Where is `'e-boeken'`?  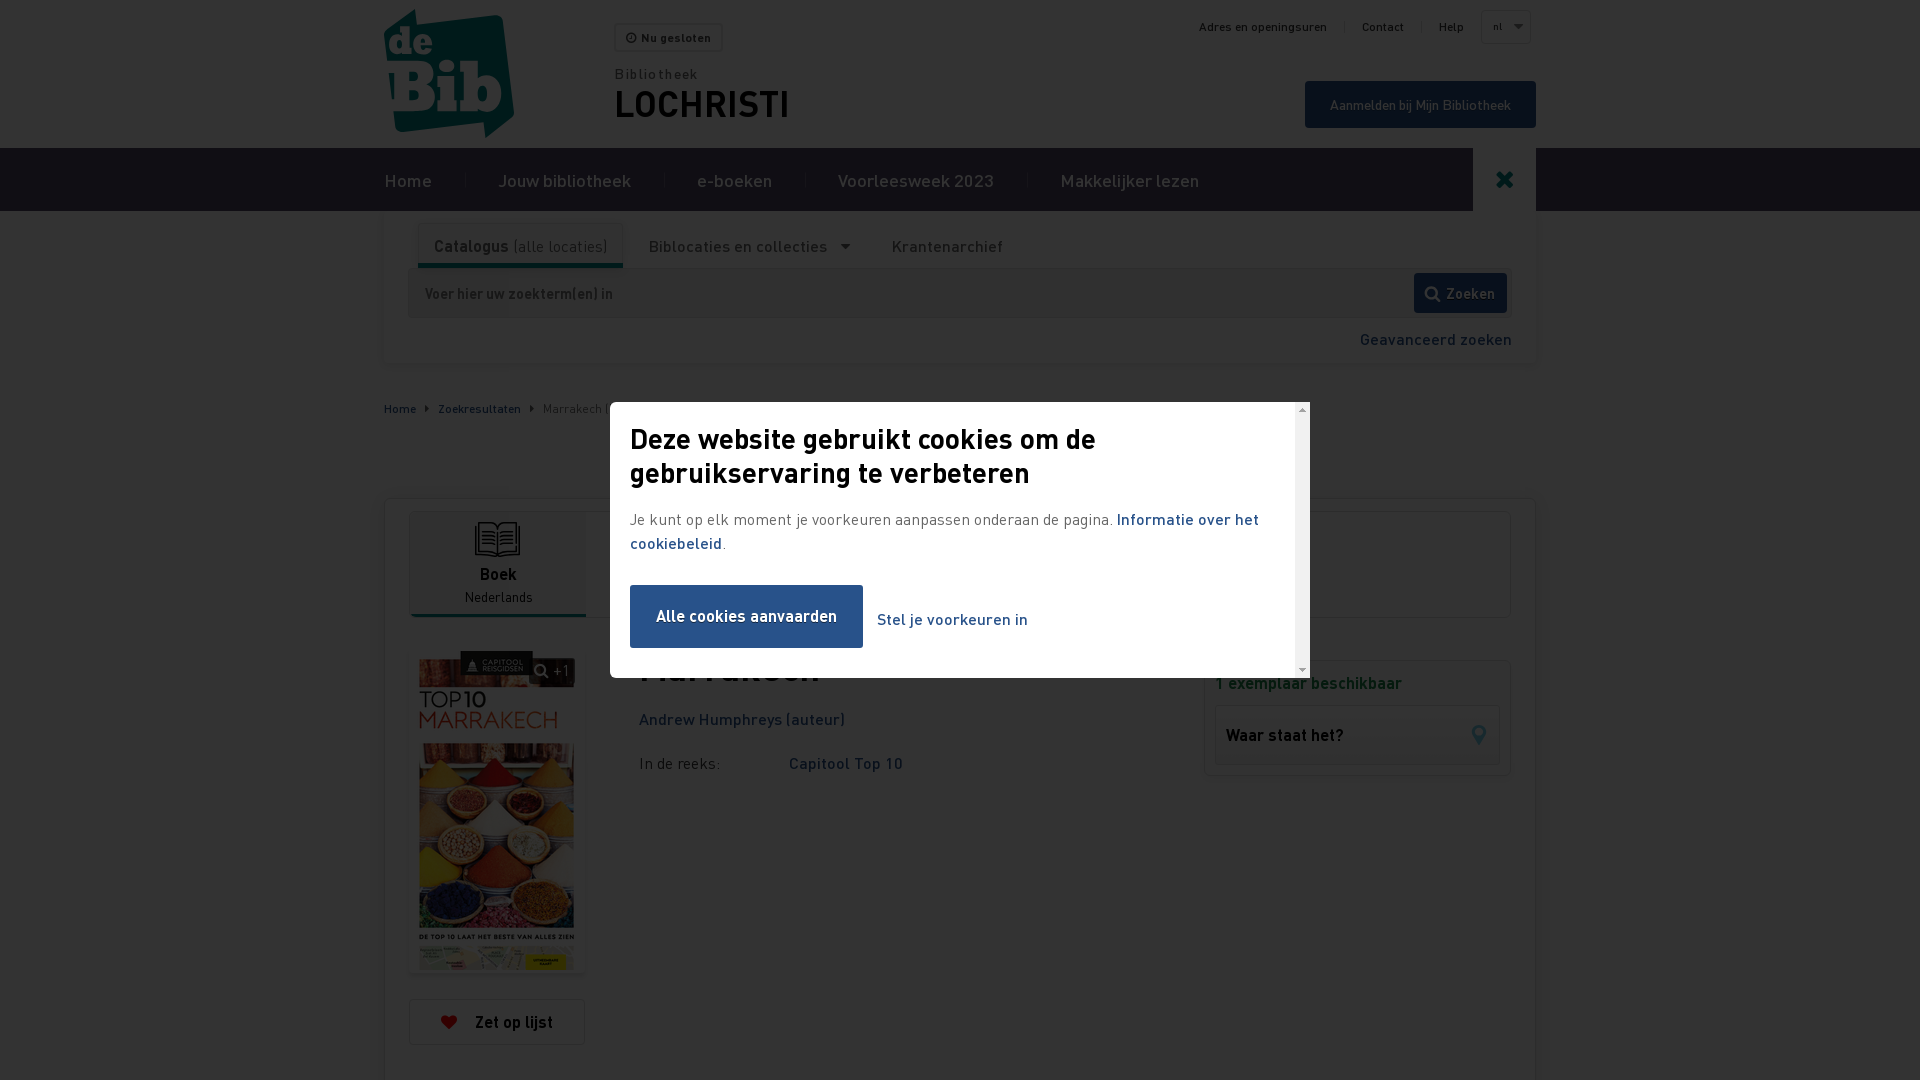
'e-boeken' is located at coordinates (733, 178).